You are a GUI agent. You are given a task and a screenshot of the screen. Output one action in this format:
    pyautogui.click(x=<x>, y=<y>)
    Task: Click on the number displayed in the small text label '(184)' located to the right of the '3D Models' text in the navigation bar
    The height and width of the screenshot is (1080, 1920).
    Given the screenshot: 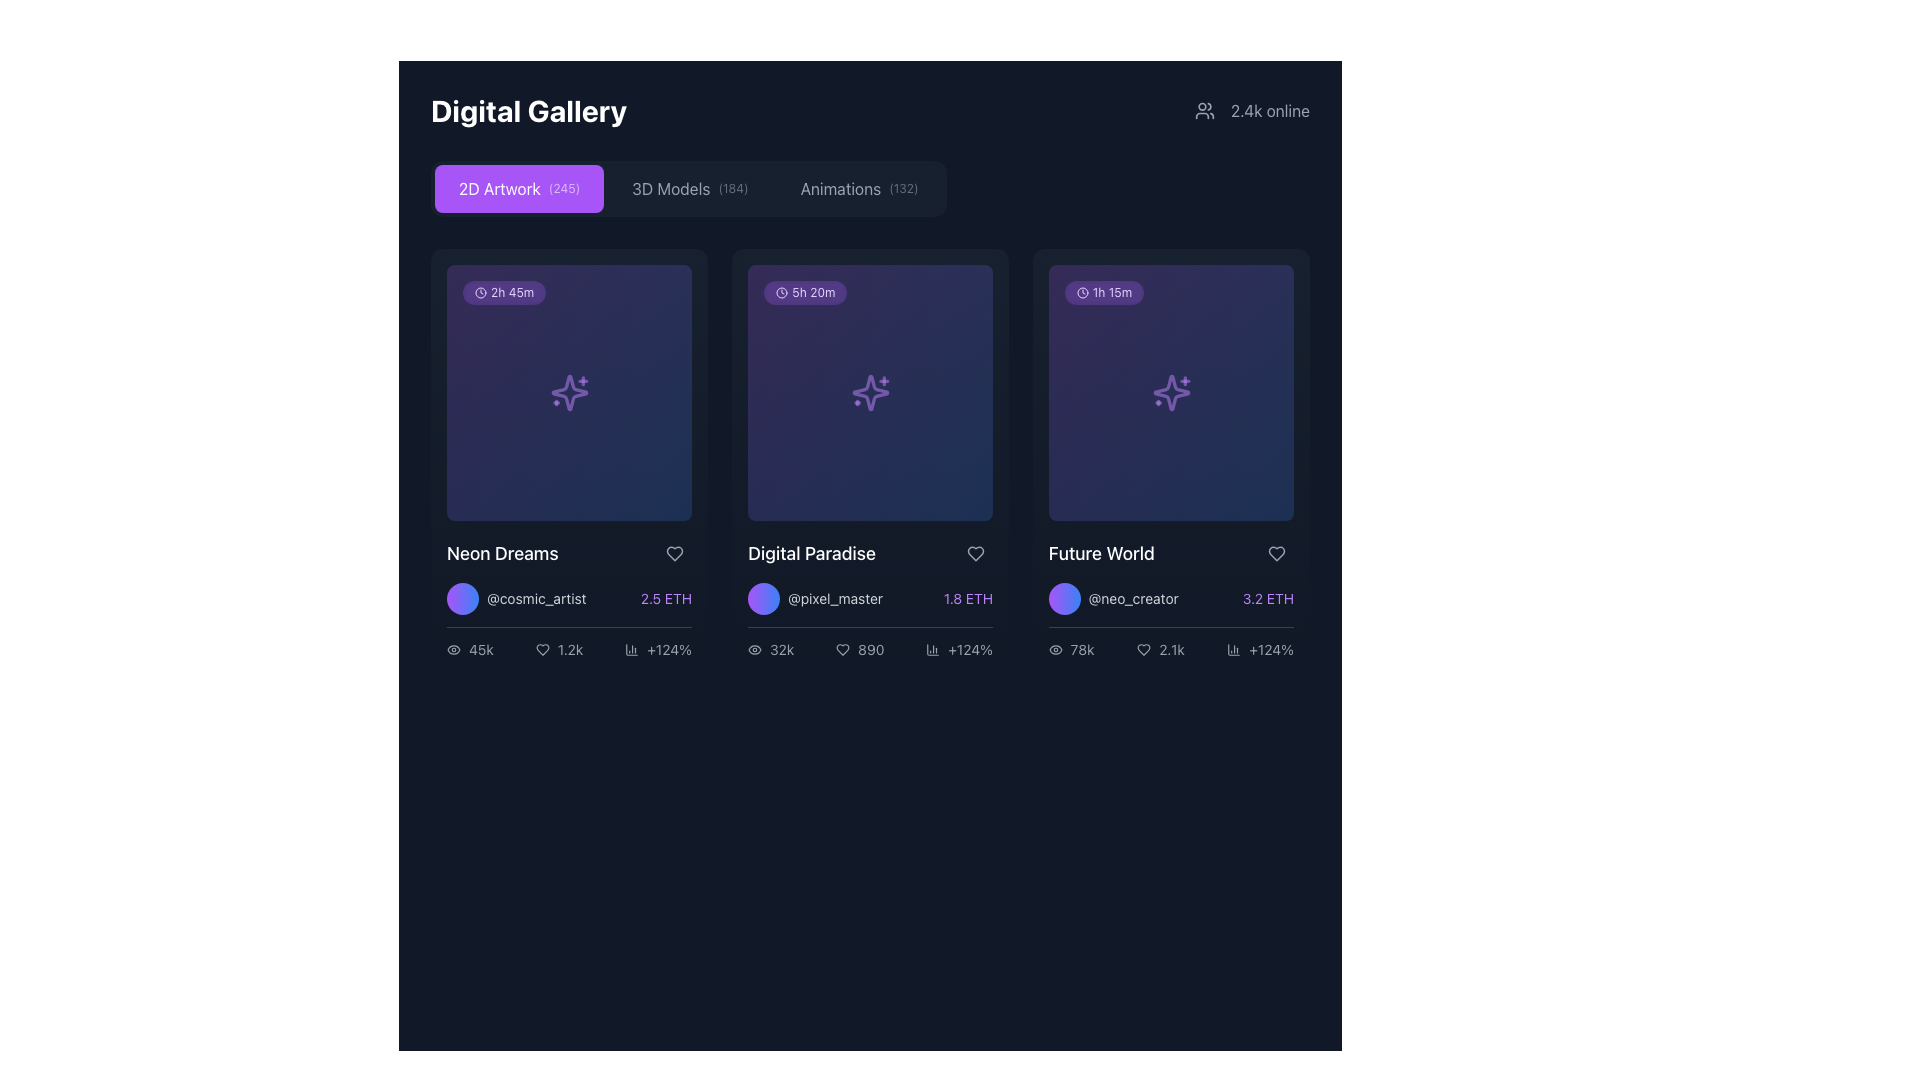 What is the action you would take?
    pyautogui.click(x=732, y=189)
    